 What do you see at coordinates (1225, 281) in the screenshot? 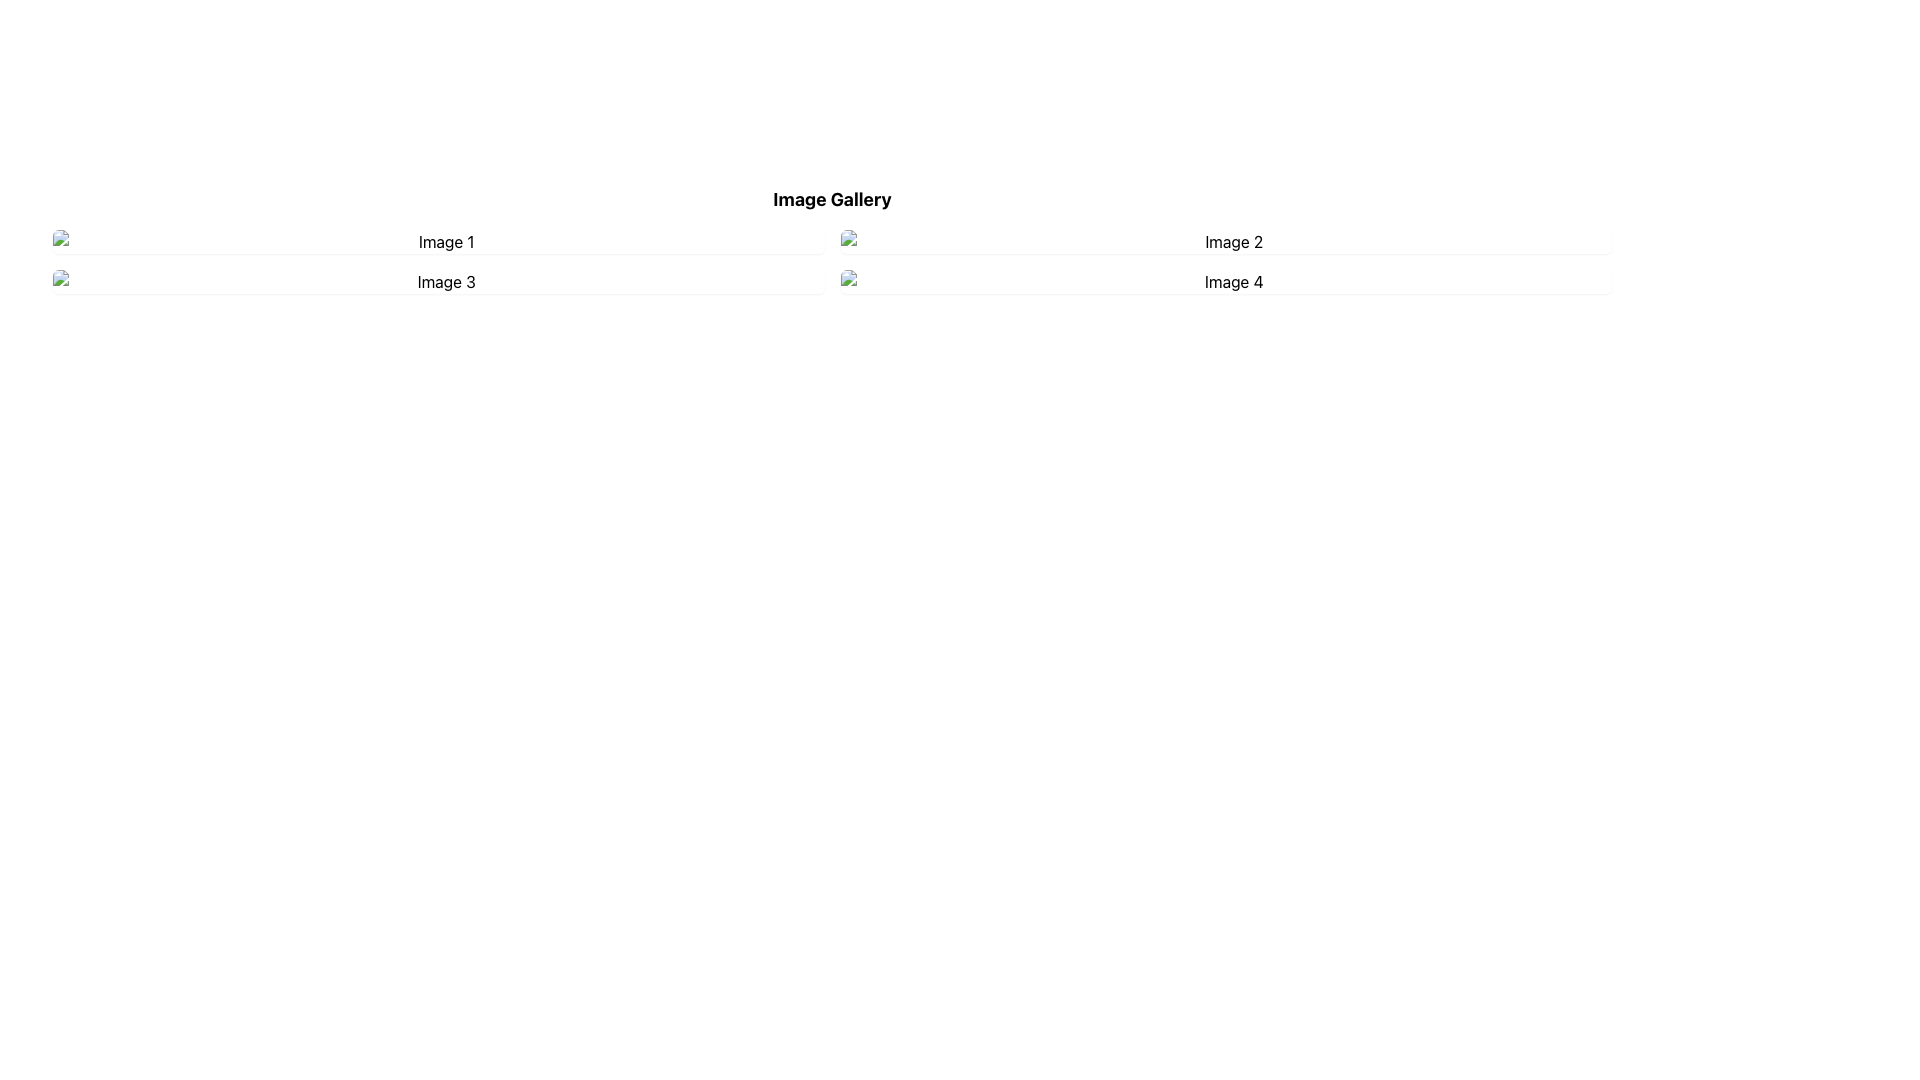
I see `the navigation button-like graphical icon located in the center-right area next to the 'Image 4' label, which suggests a rightward navigation action` at bounding box center [1225, 281].